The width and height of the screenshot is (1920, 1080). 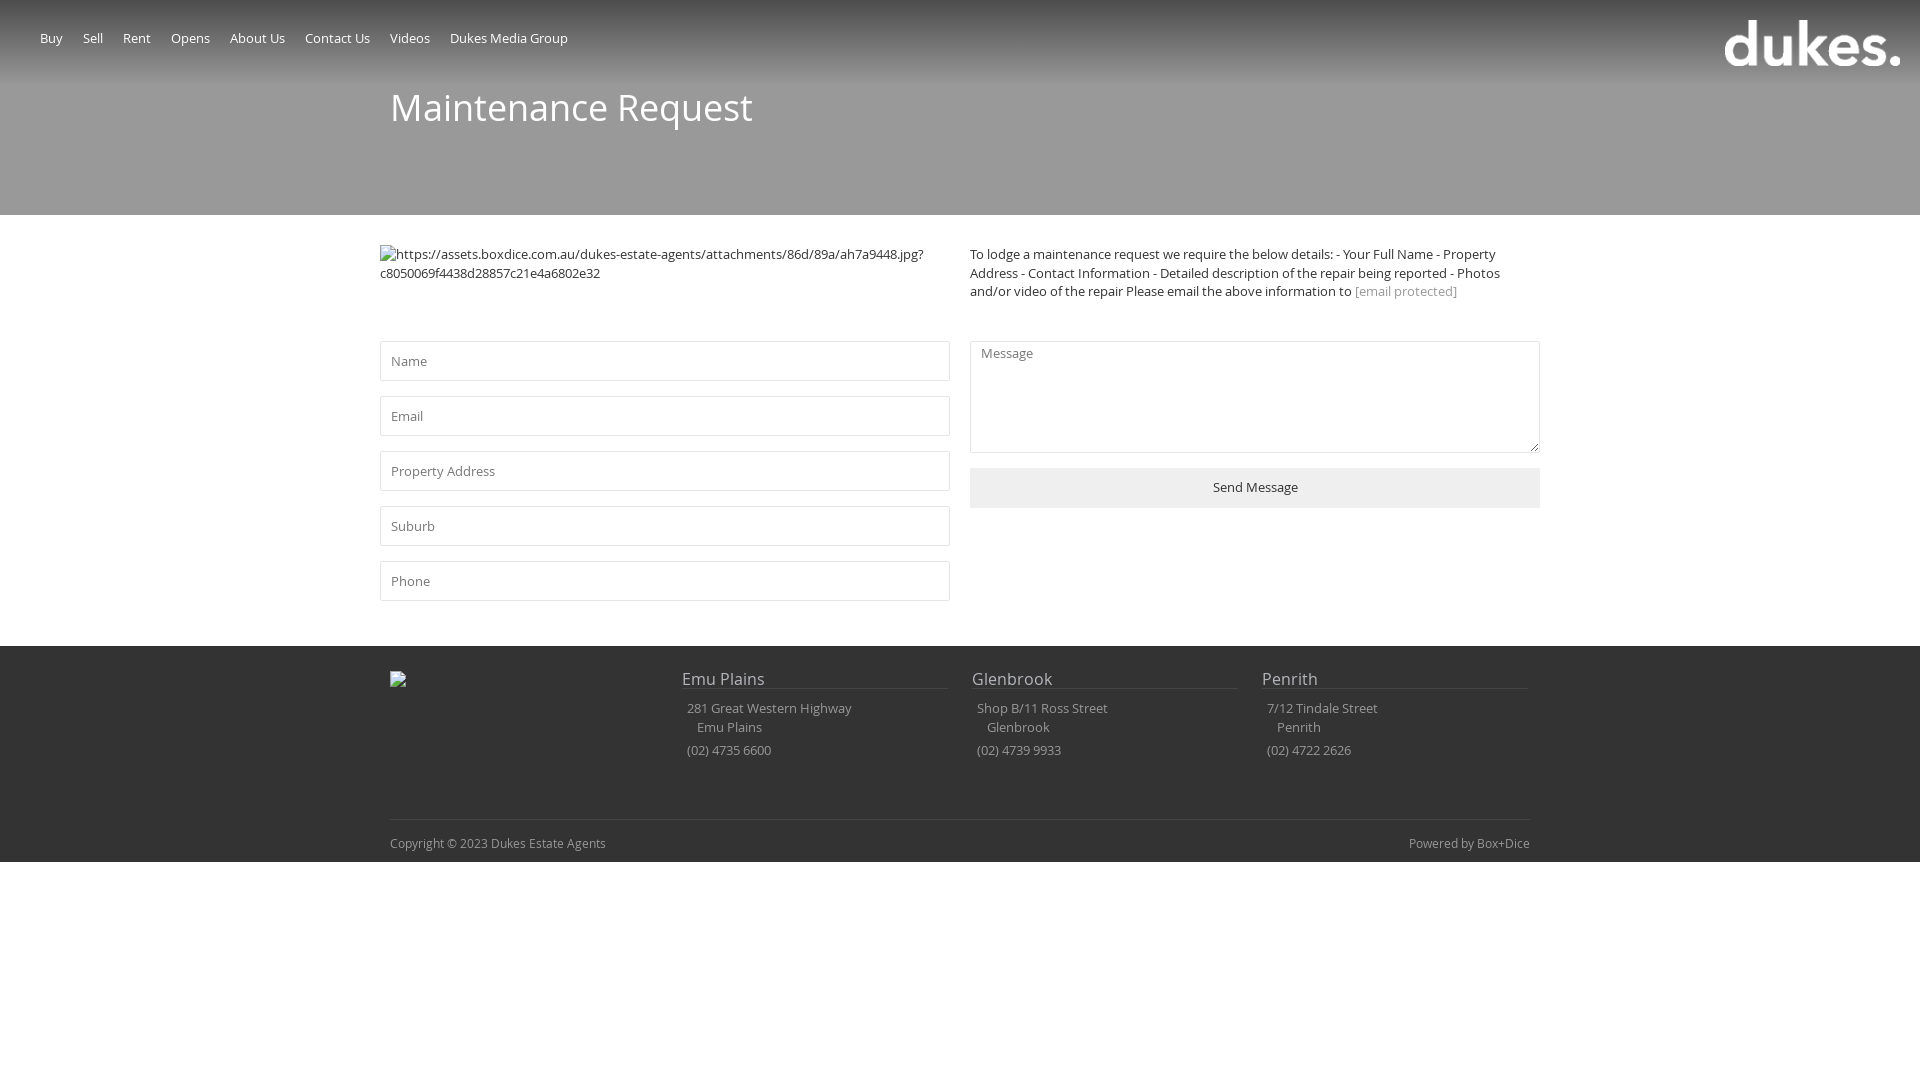 What do you see at coordinates (1253, 488) in the screenshot?
I see `'Send Message'` at bounding box center [1253, 488].